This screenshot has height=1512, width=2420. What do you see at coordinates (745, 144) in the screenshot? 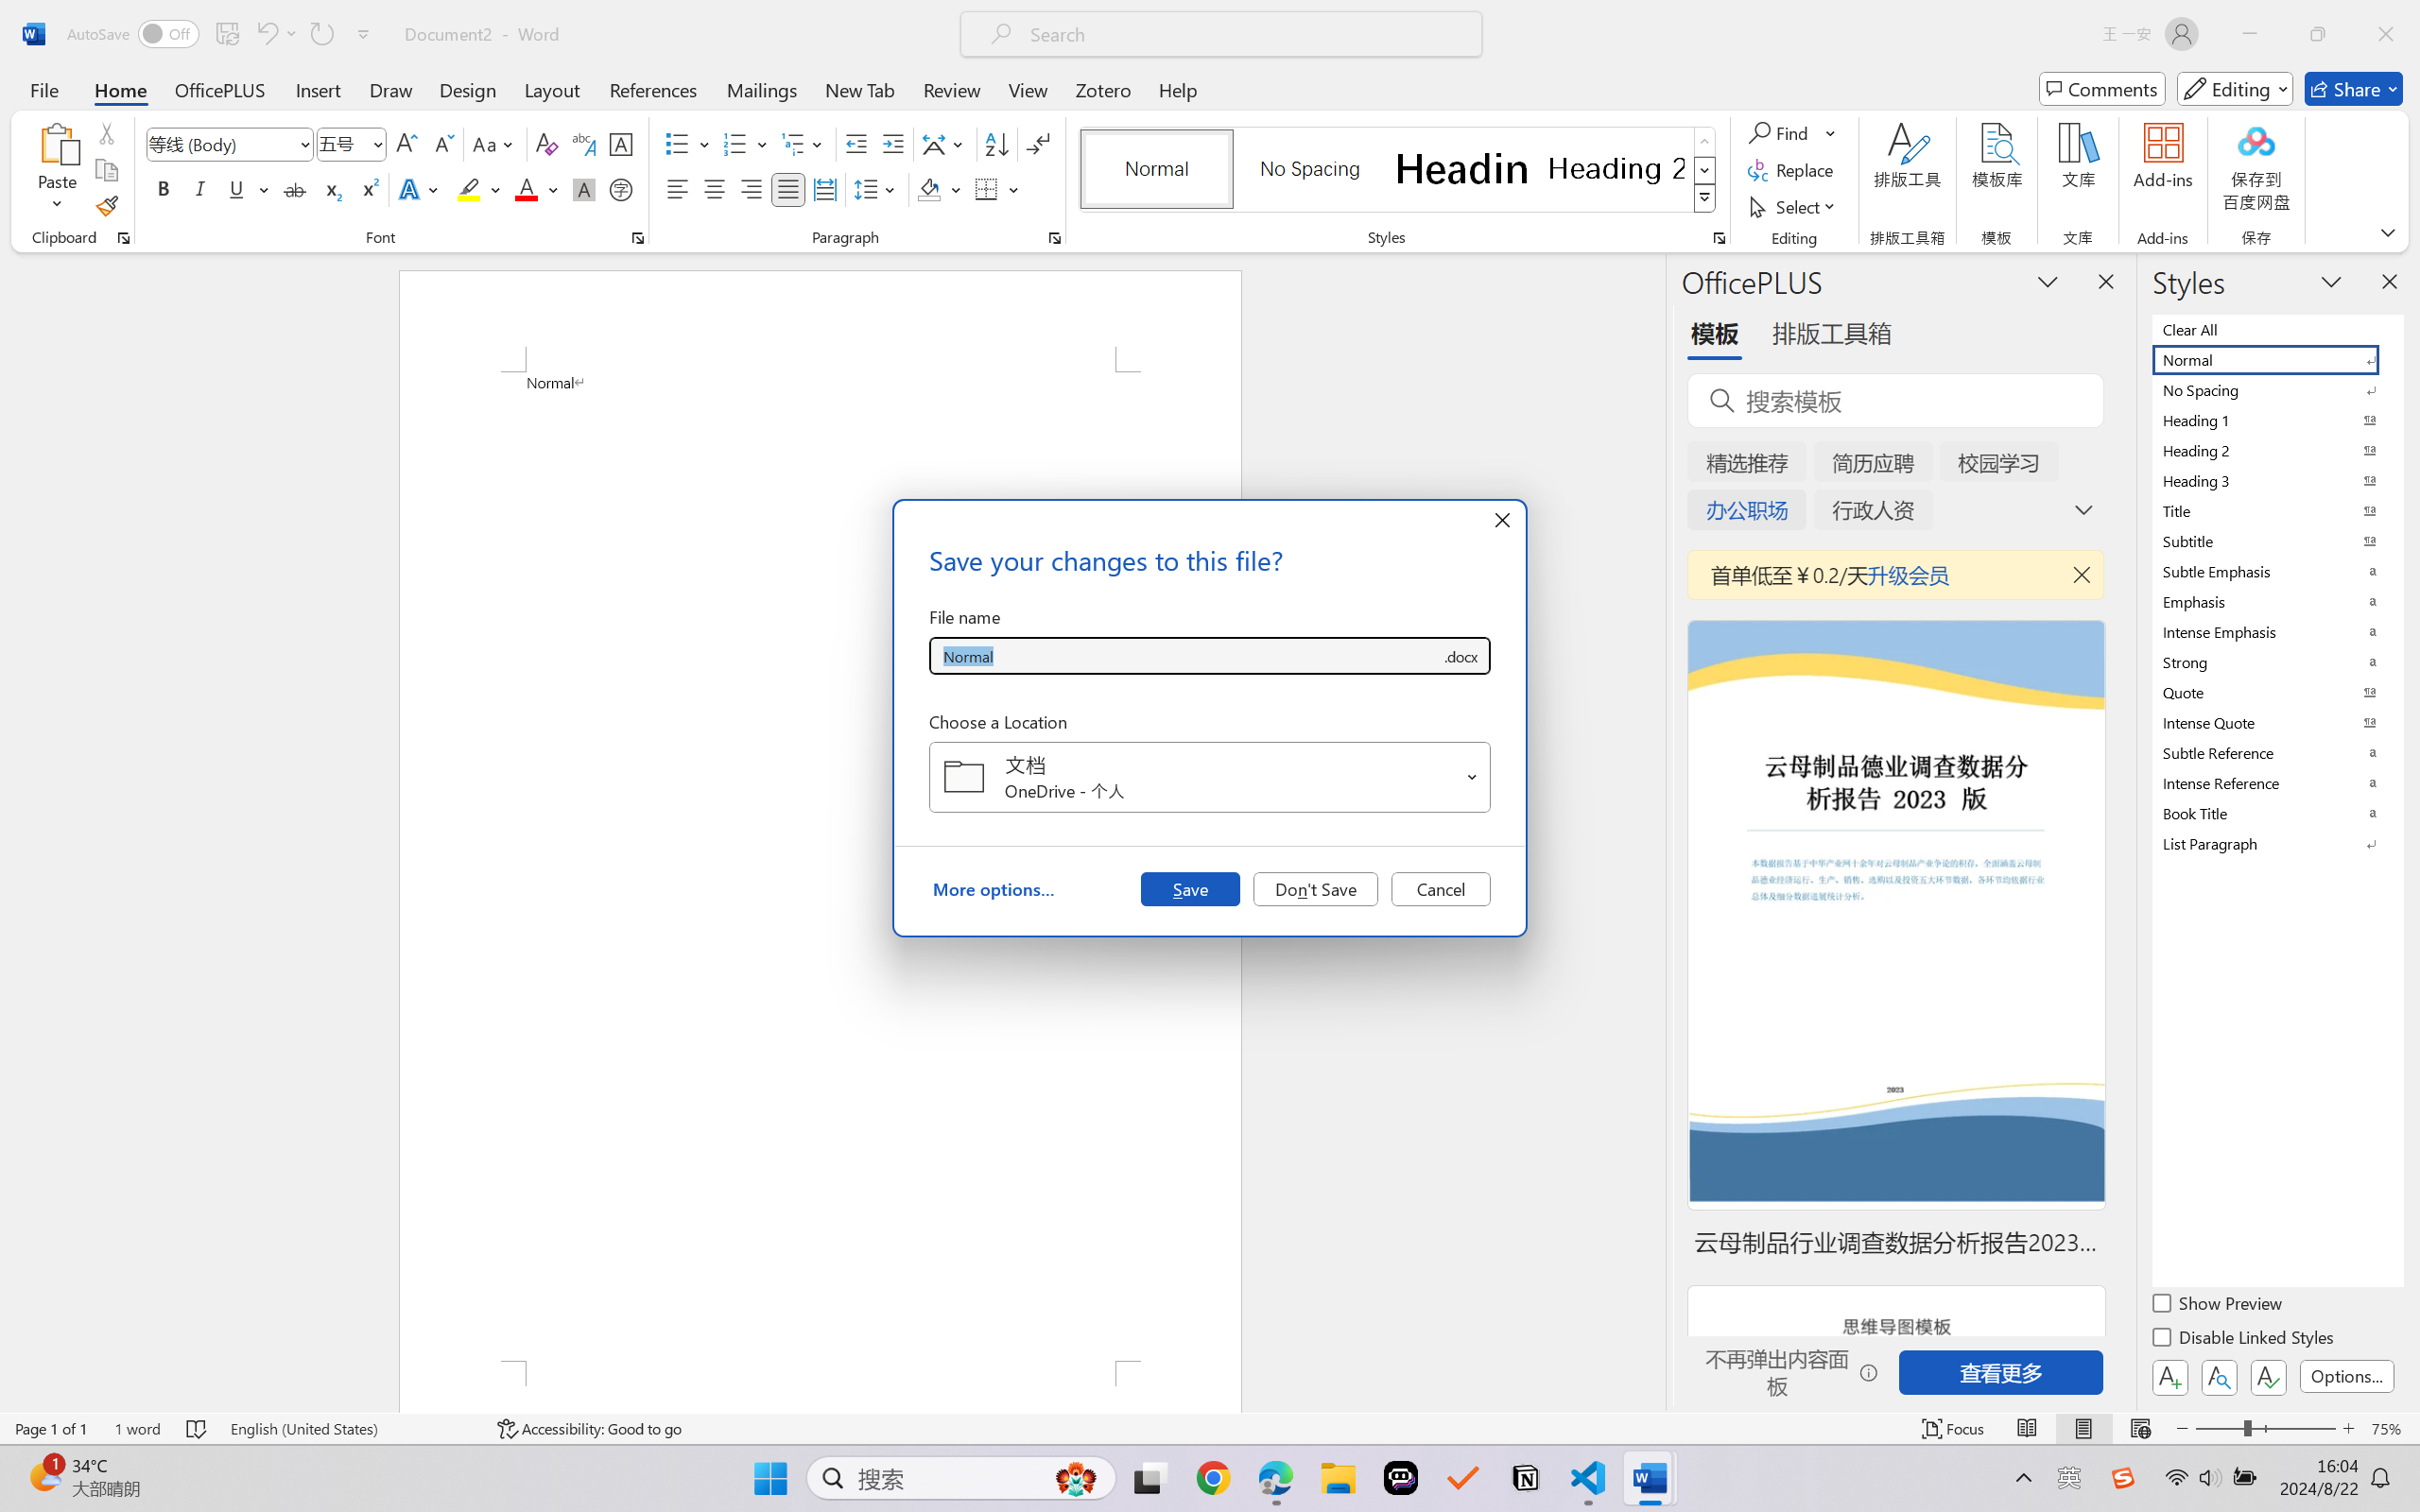
I see `'Numbering'` at bounding box center [745, 144].